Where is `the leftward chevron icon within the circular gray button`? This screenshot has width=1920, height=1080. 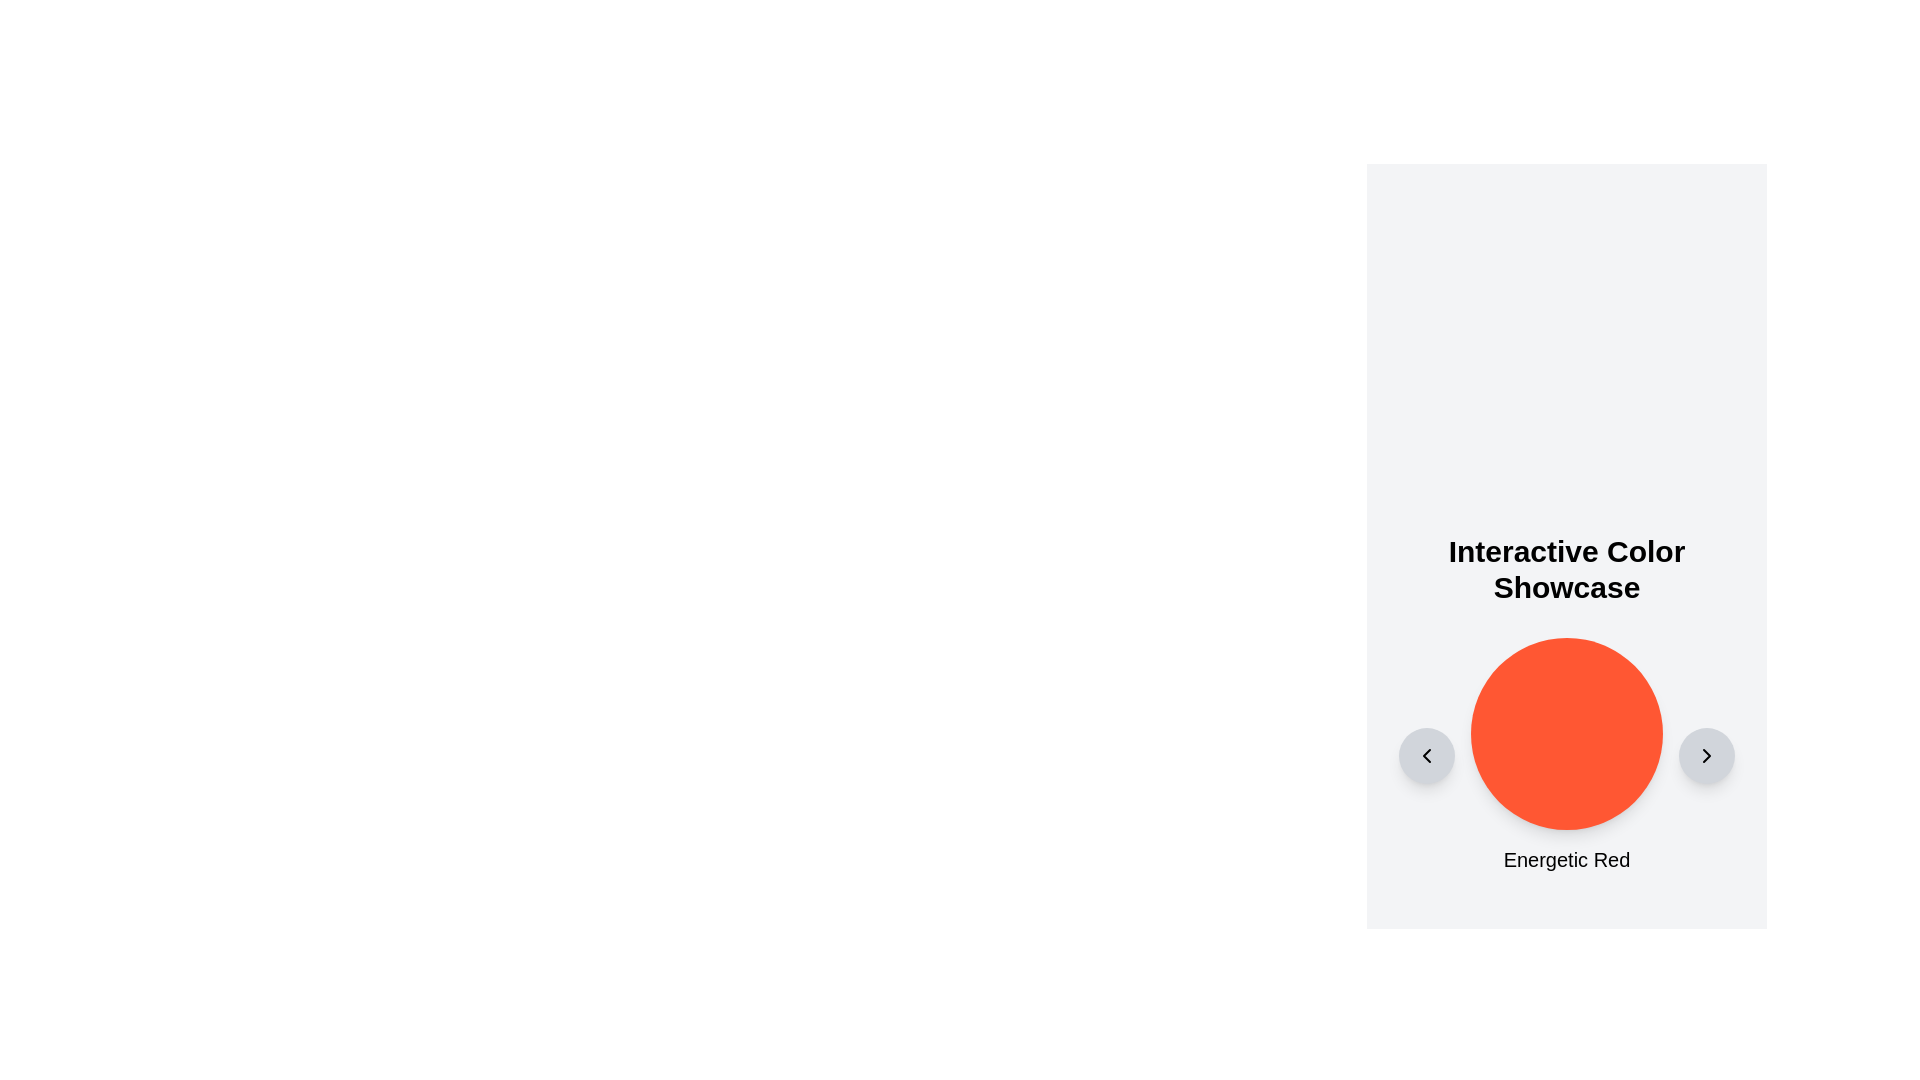 the leftward chevron icon within the circular gray button is located at coordinates (1425, 756).